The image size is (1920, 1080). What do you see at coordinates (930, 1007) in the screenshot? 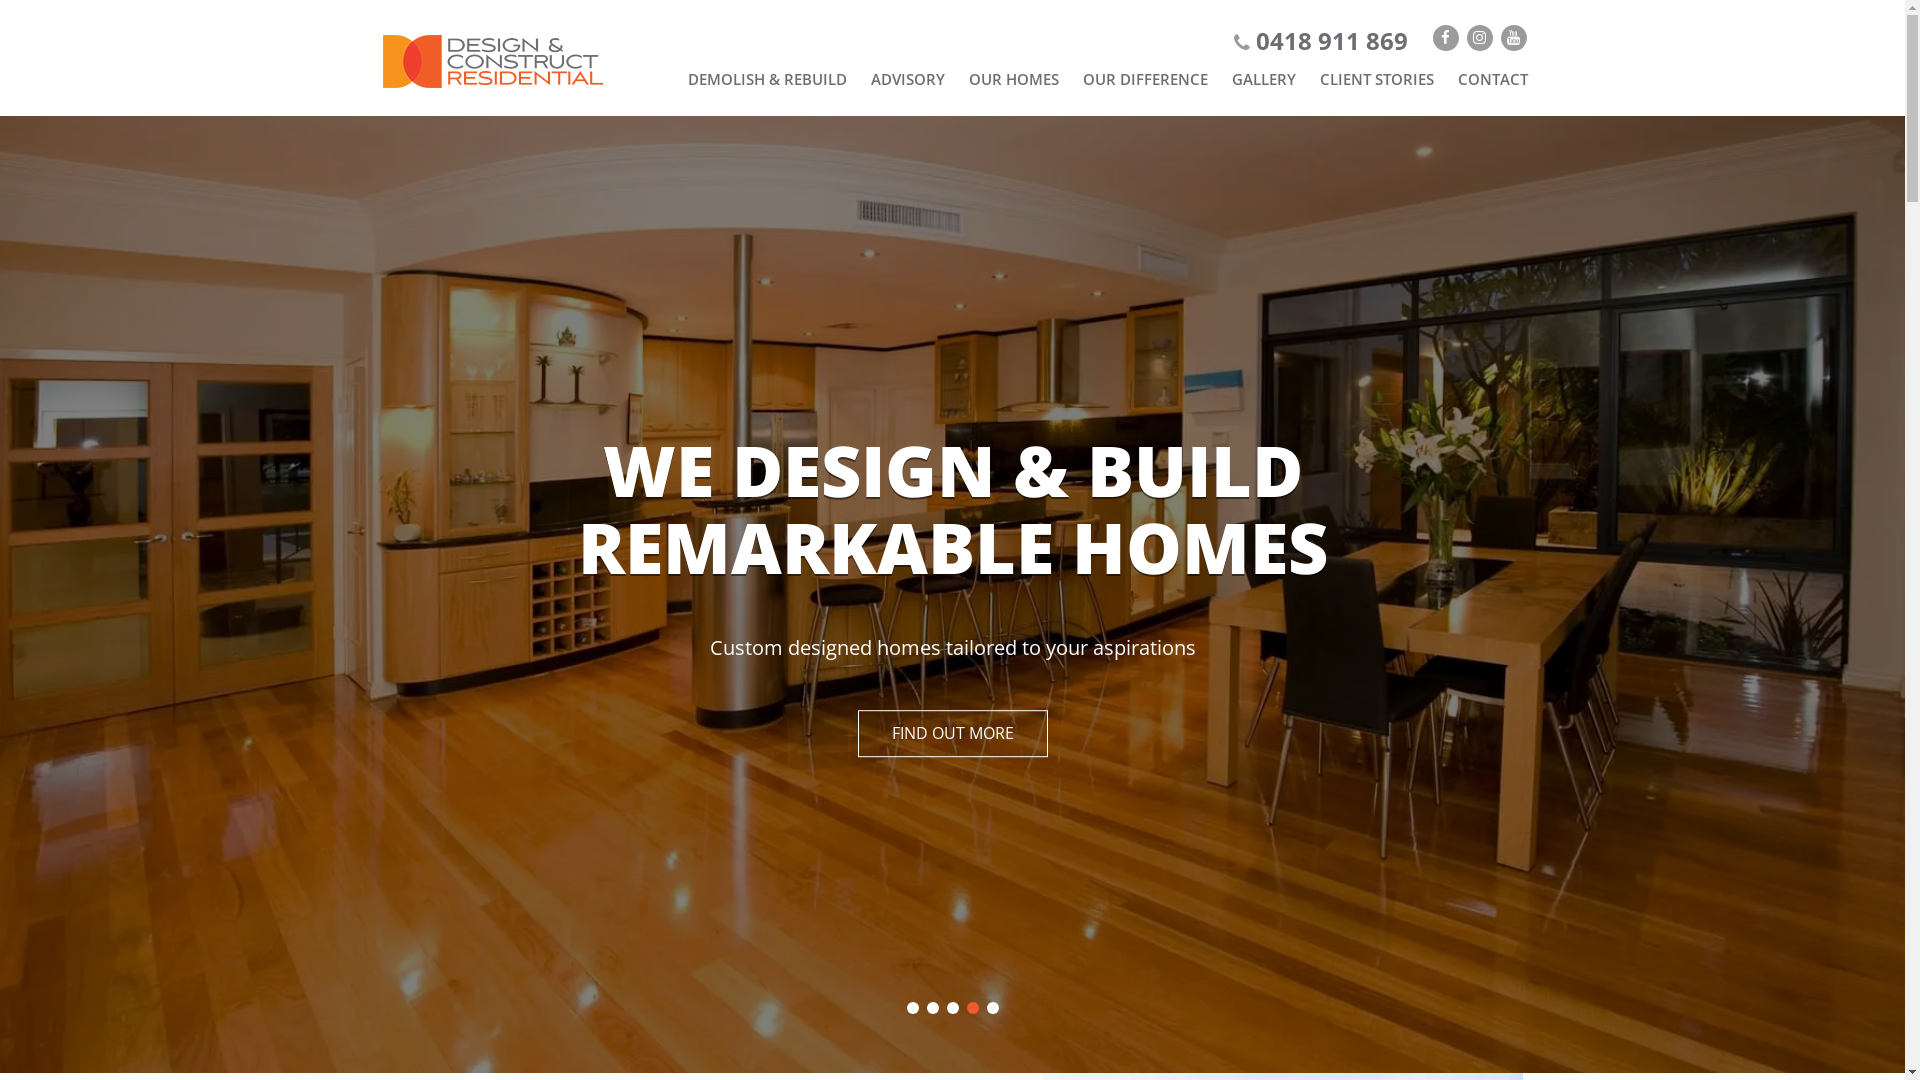
I see `'2'` at bounding box center [930, 1007].